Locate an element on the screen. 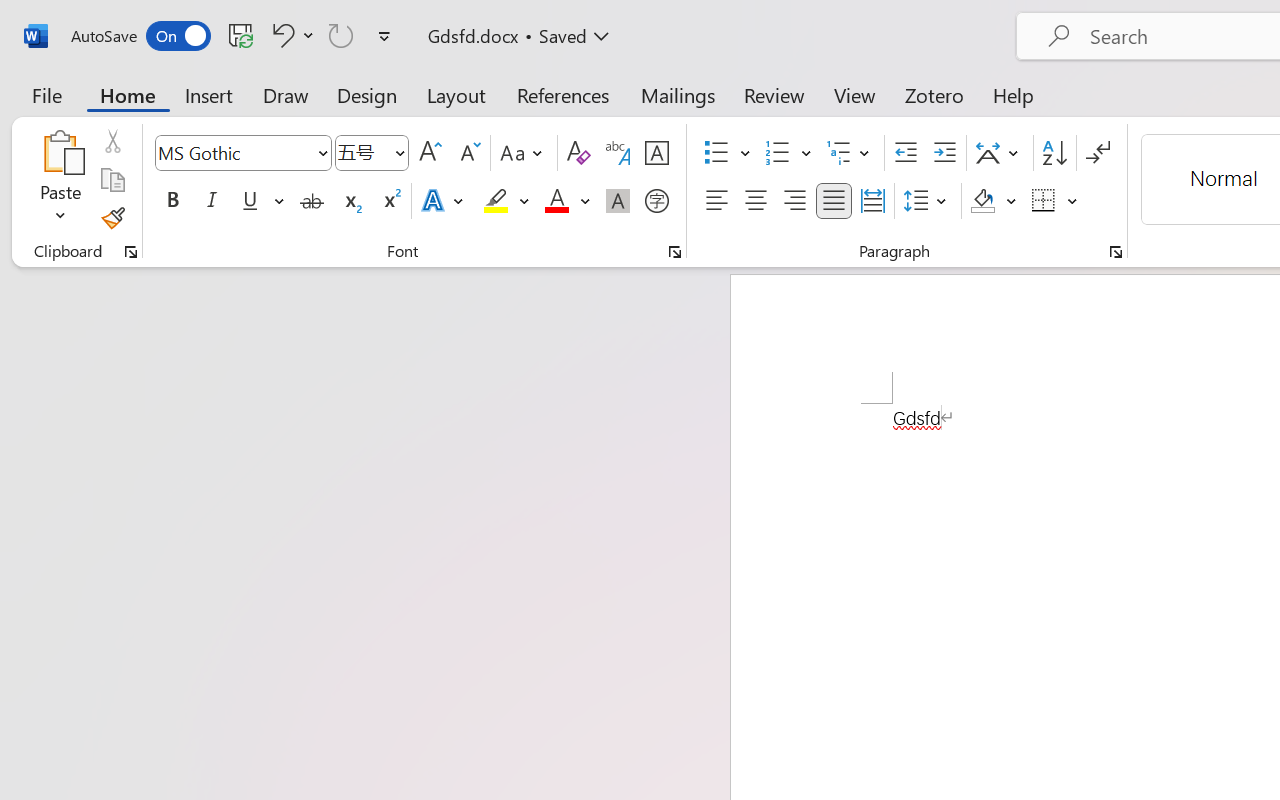  'Show/Hide Editing Marks' is located at coordinates (1097, 153).